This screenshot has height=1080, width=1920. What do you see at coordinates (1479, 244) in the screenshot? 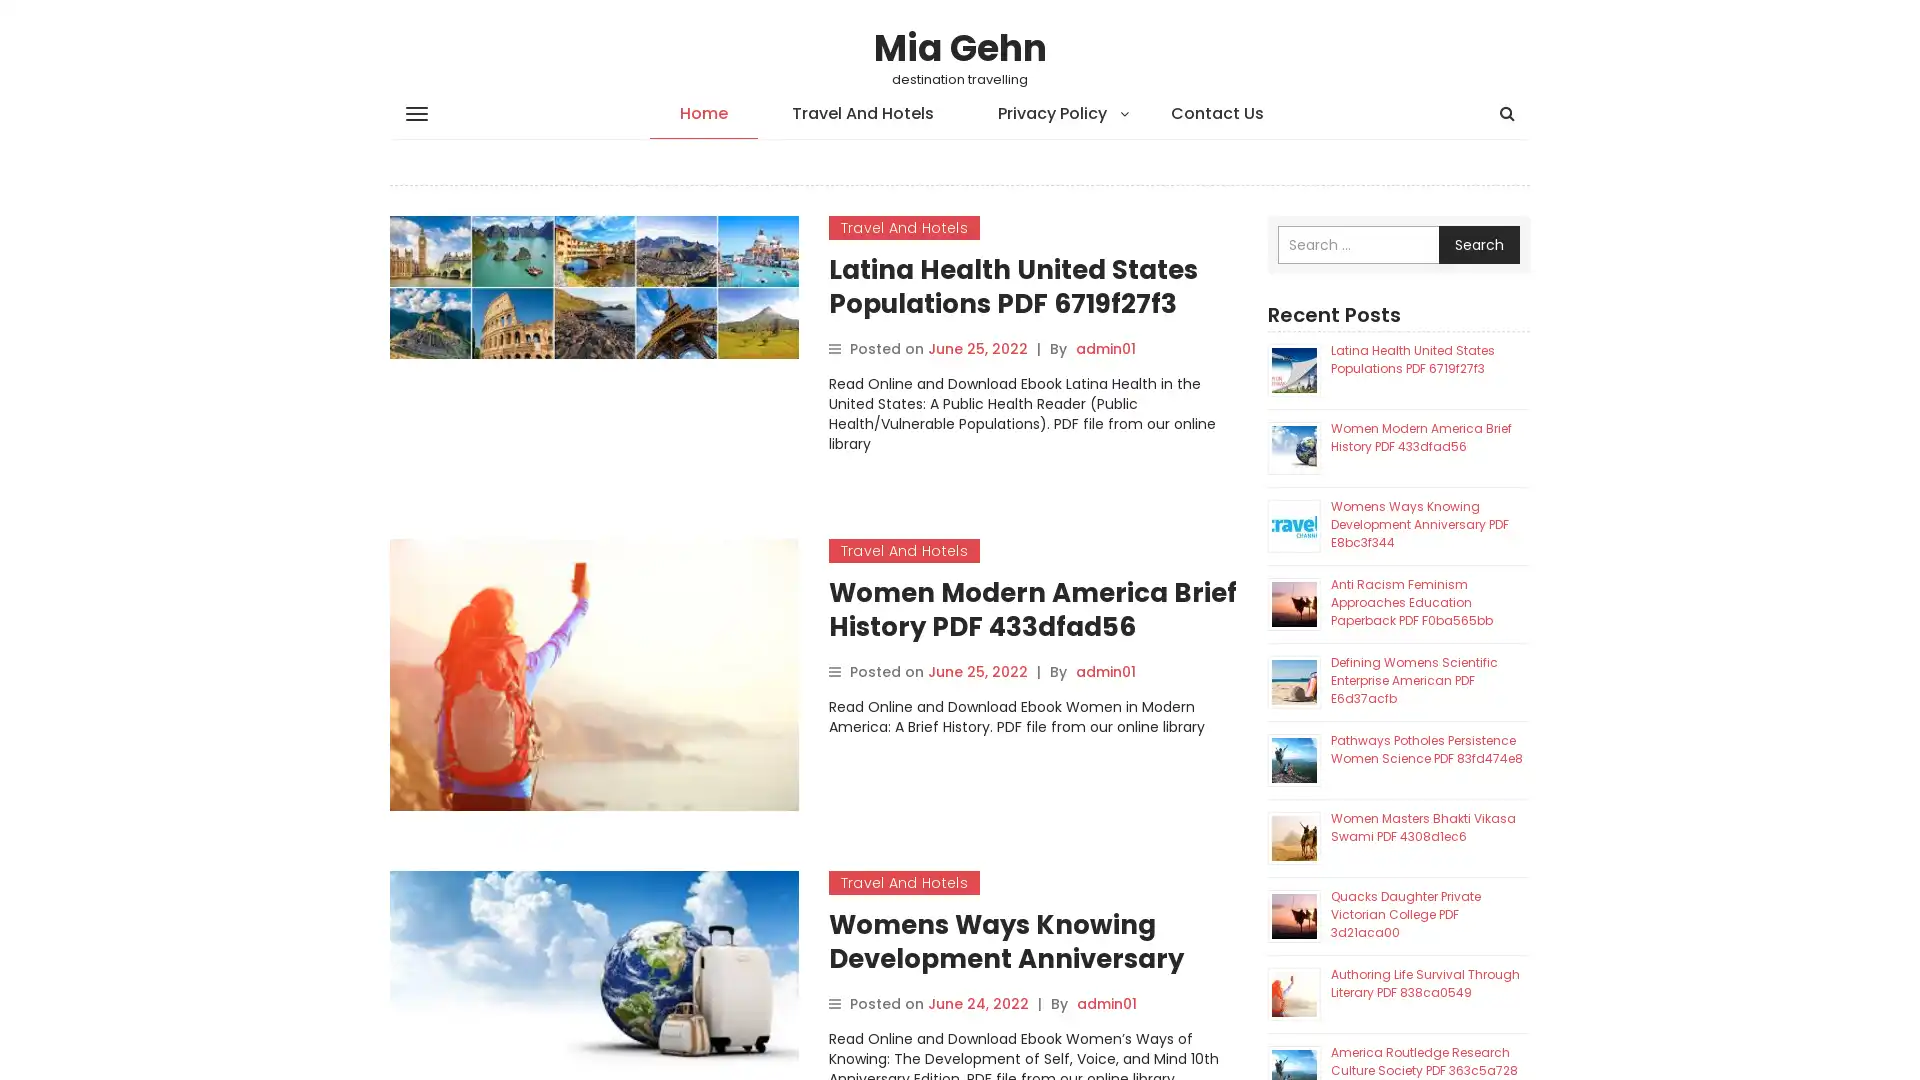
I see `Search` at bounding box center [1479, 244].